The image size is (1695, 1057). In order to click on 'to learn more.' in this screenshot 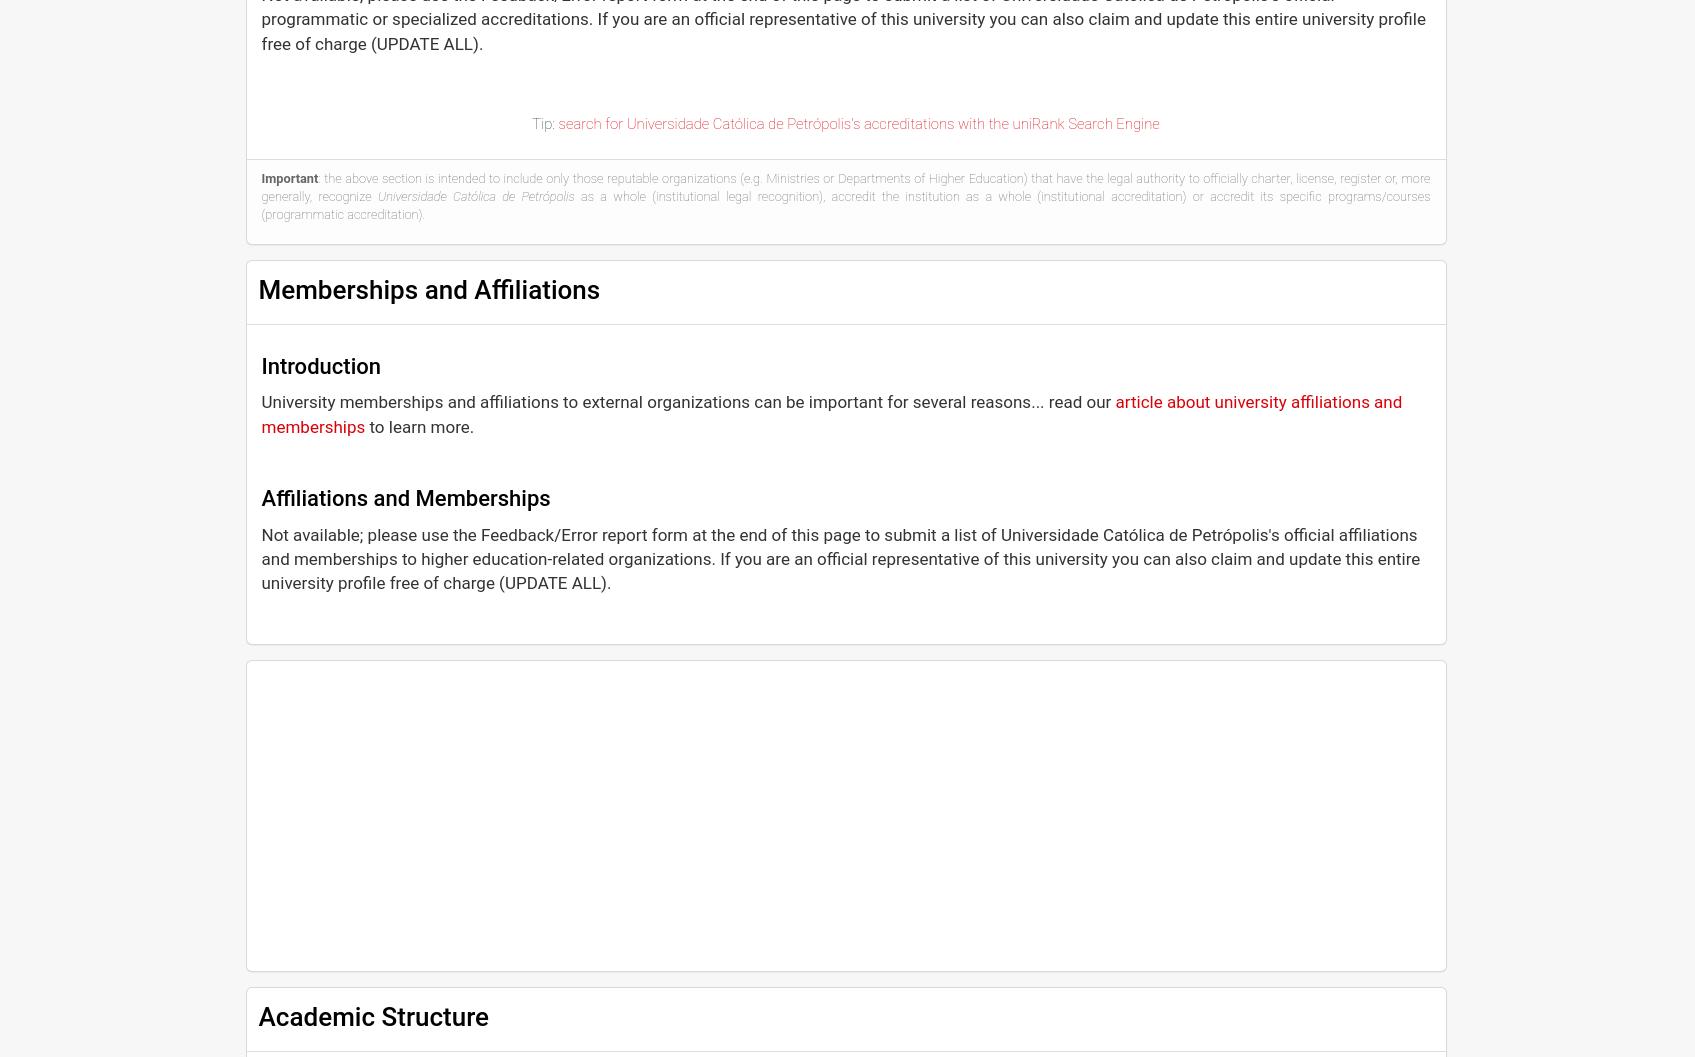, I will do `click(419, 424)`.